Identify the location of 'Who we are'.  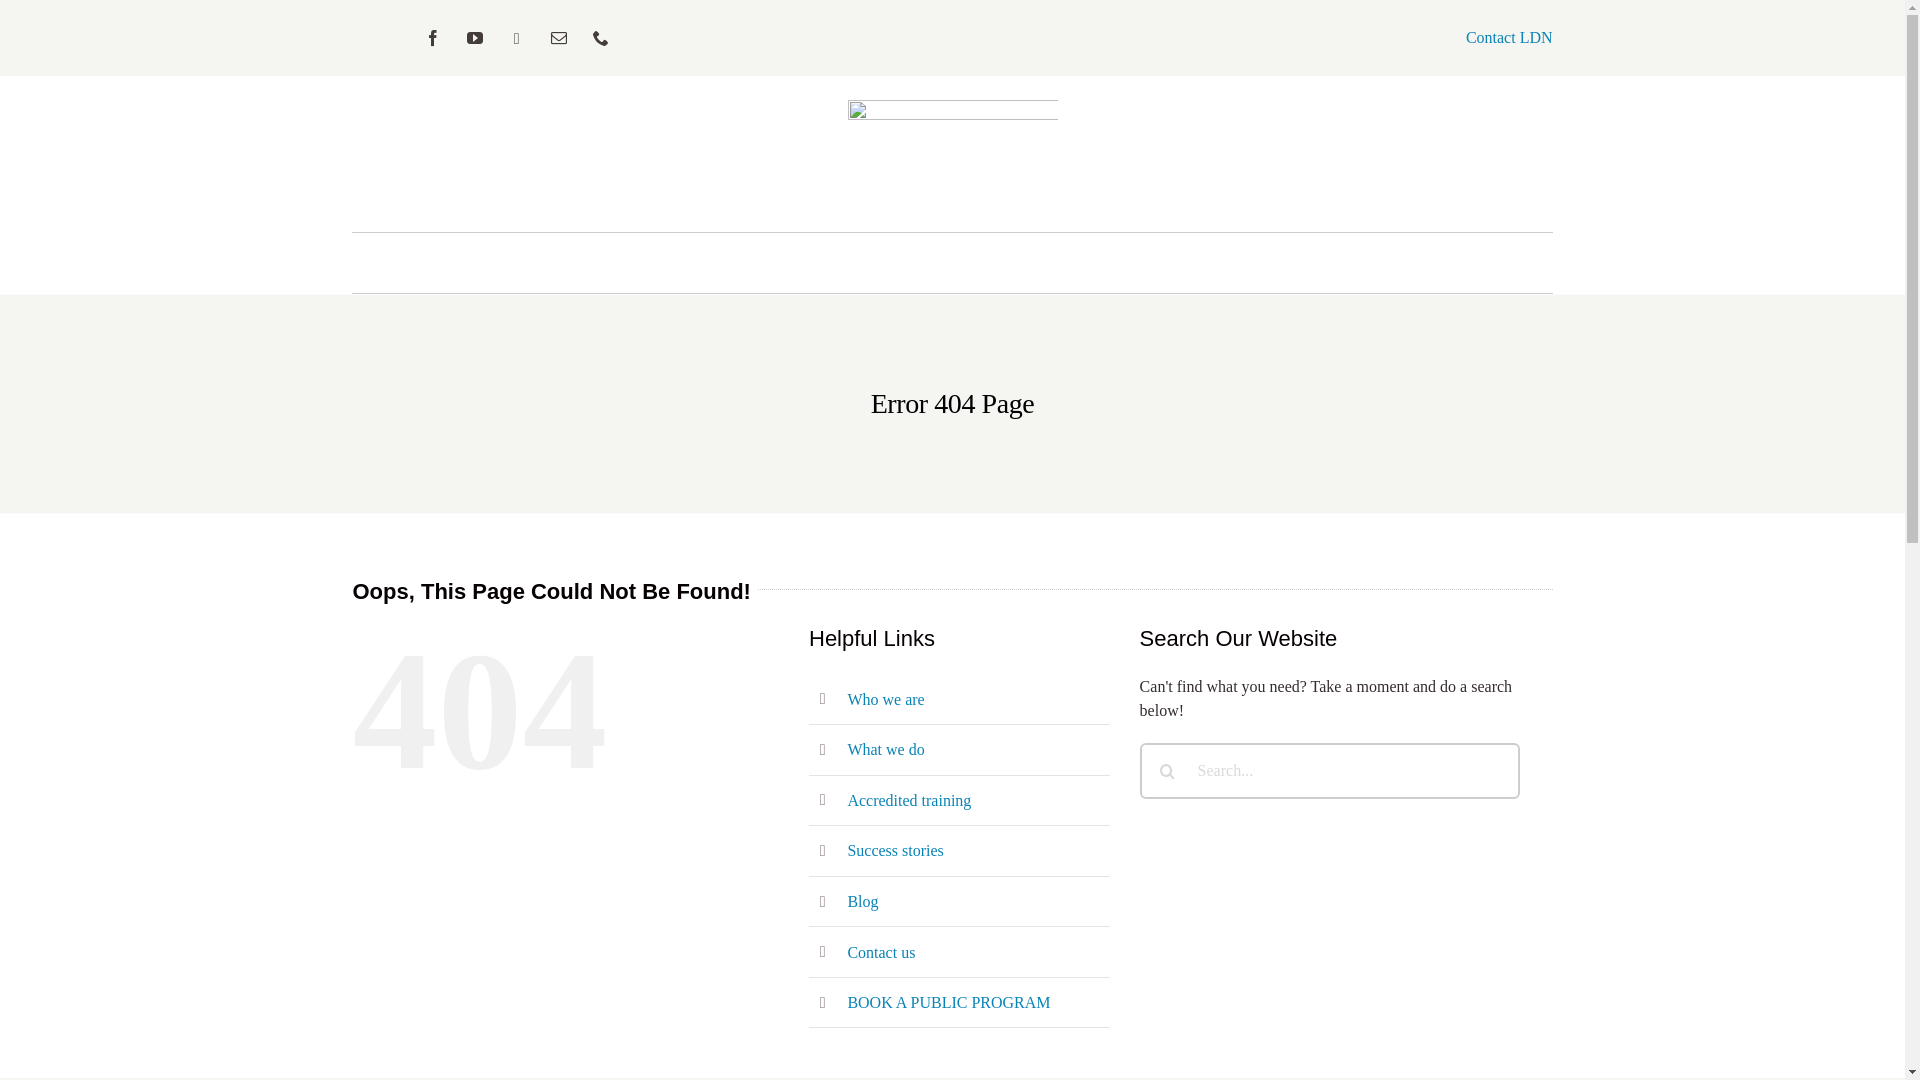
(884, 698).